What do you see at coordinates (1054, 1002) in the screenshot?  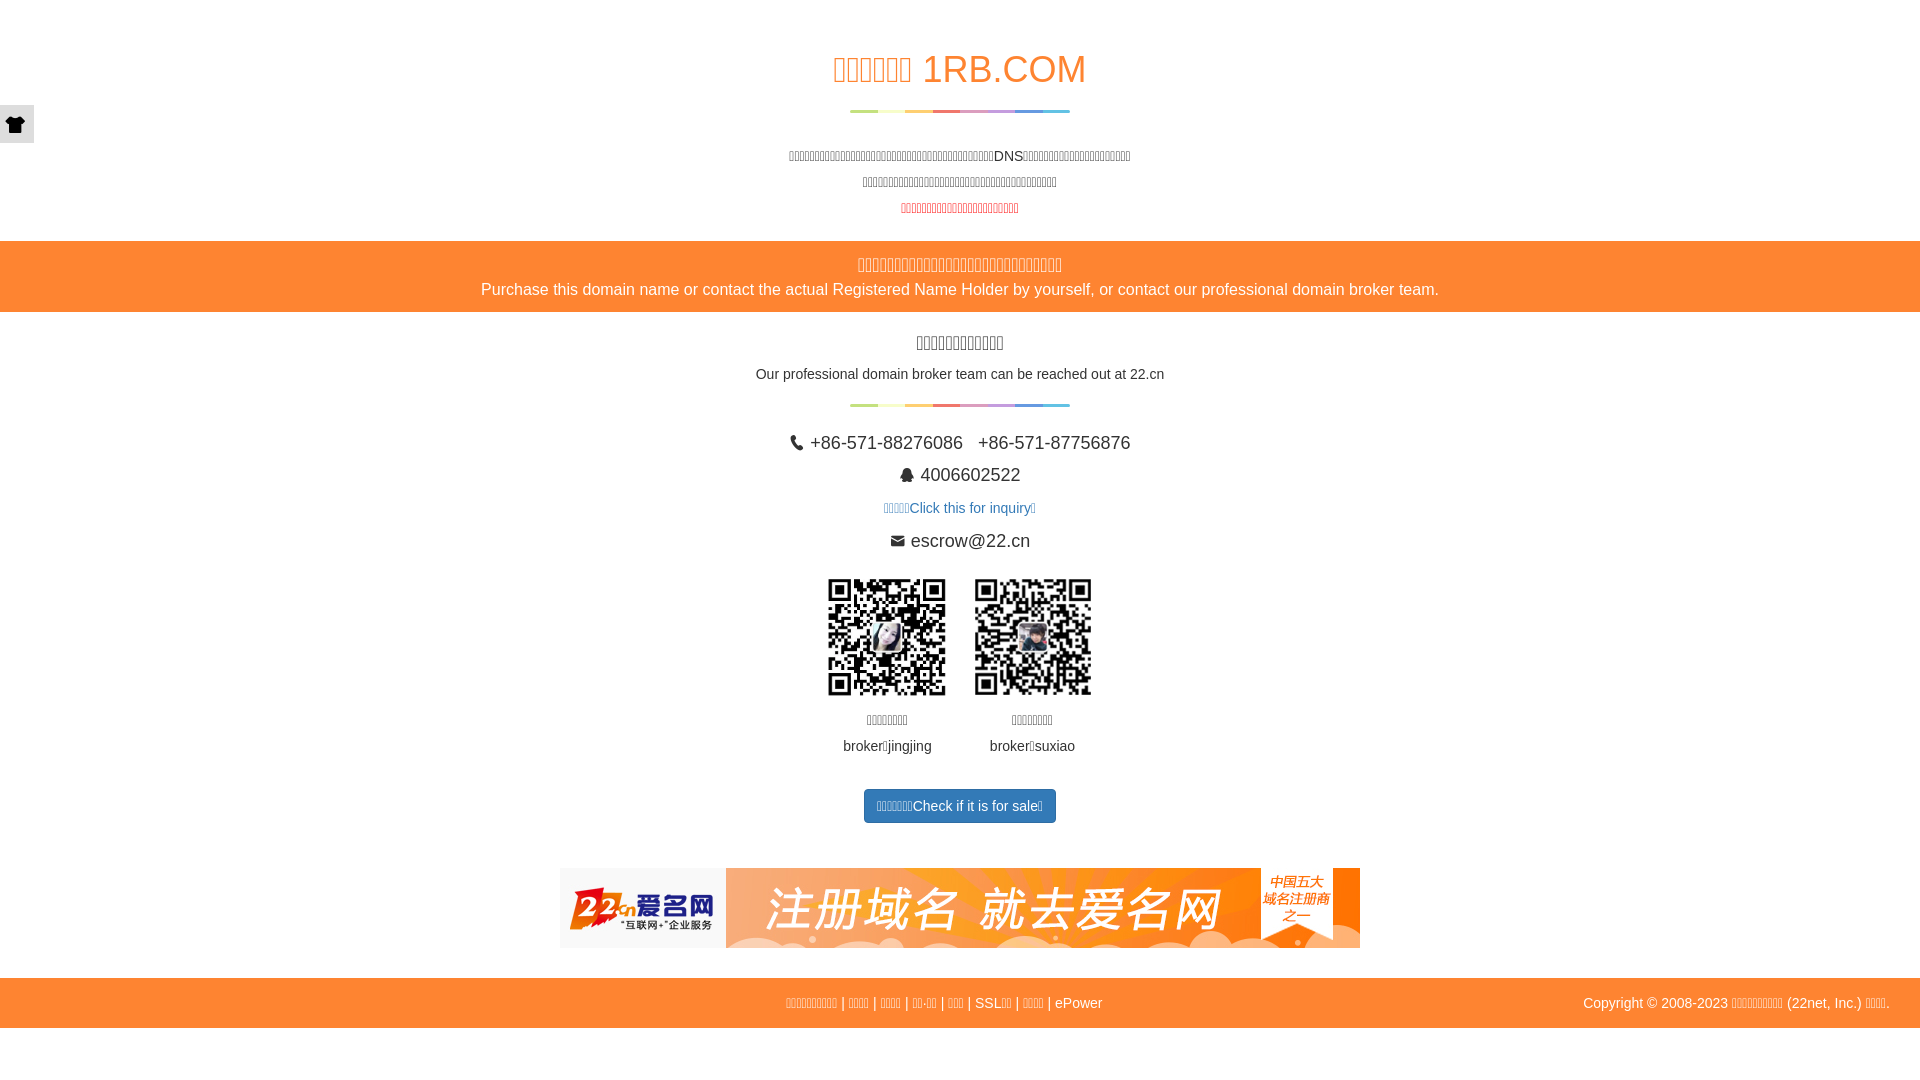 I see `'ePower'` at bounding box center [1054, 1002].